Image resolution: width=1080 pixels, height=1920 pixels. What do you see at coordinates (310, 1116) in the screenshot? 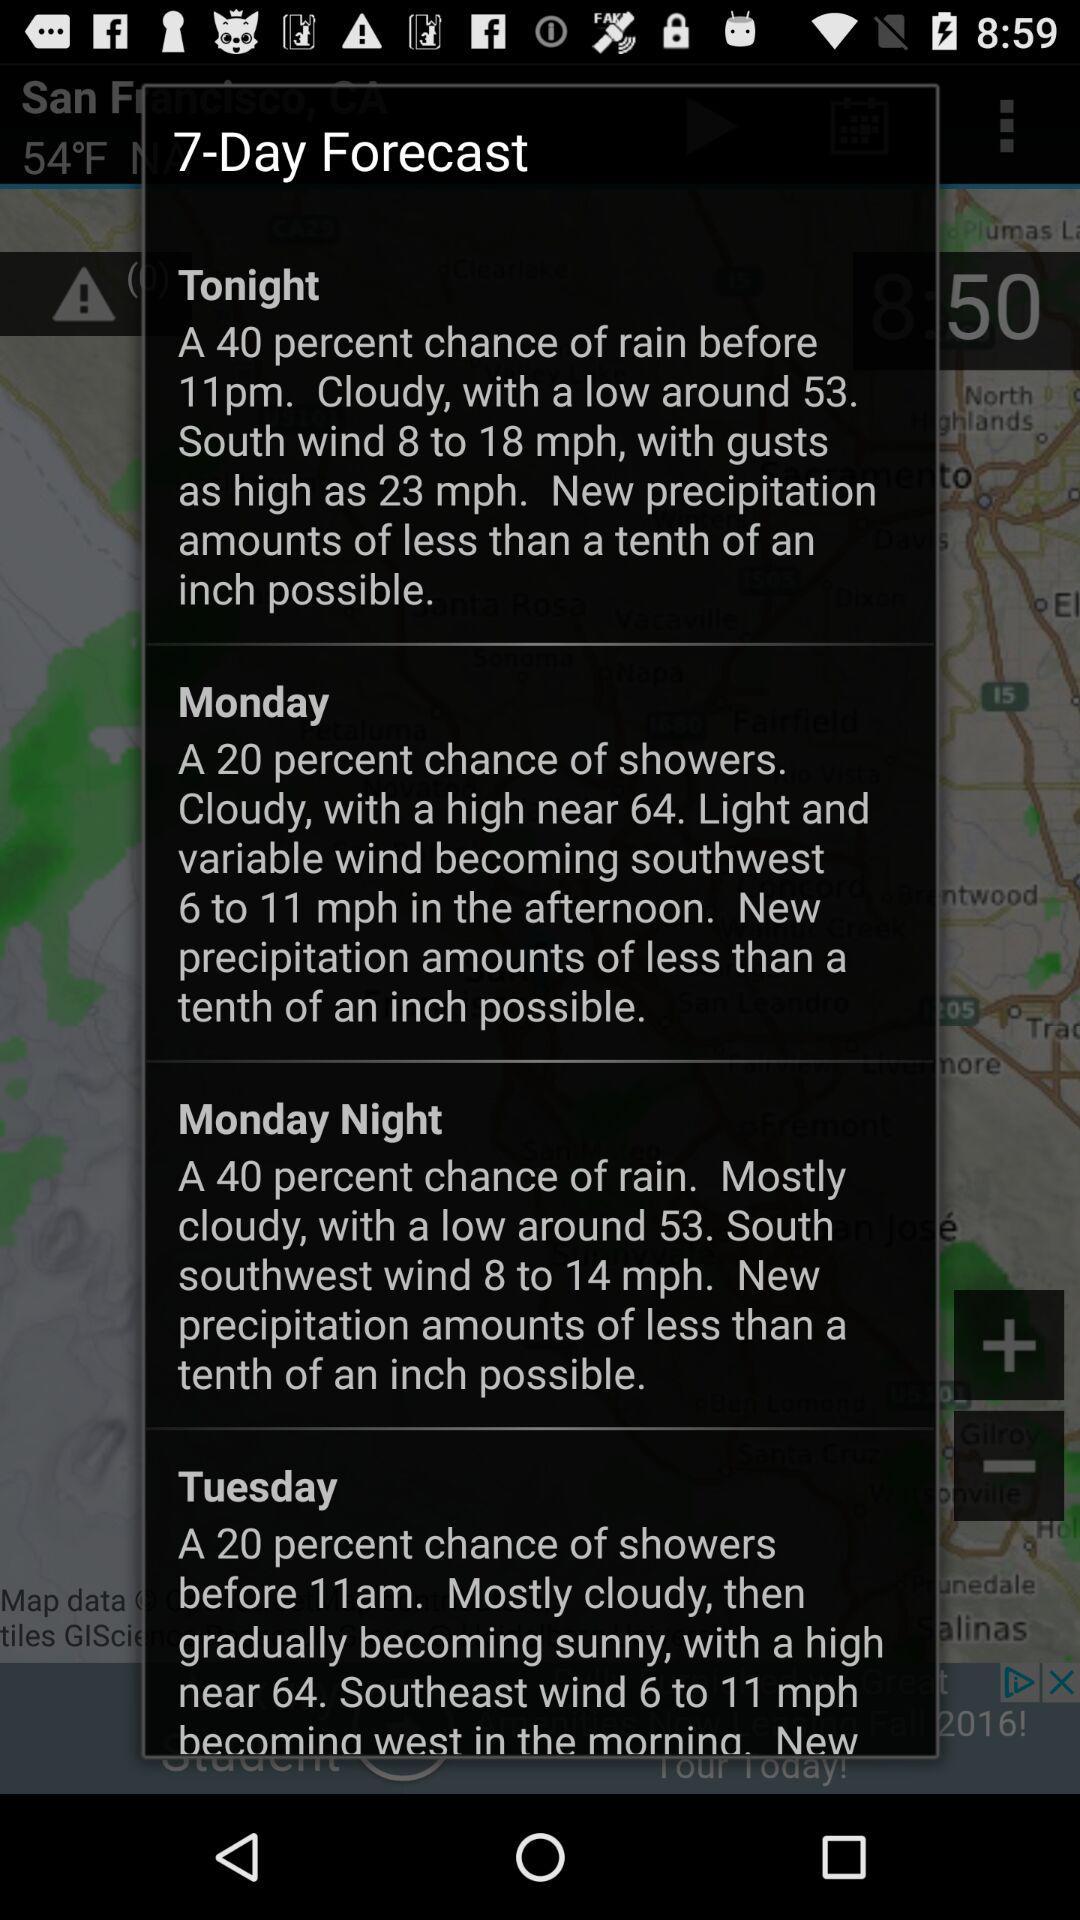
I see `app below the a 20 percent` at bounding box center [310, 1116].